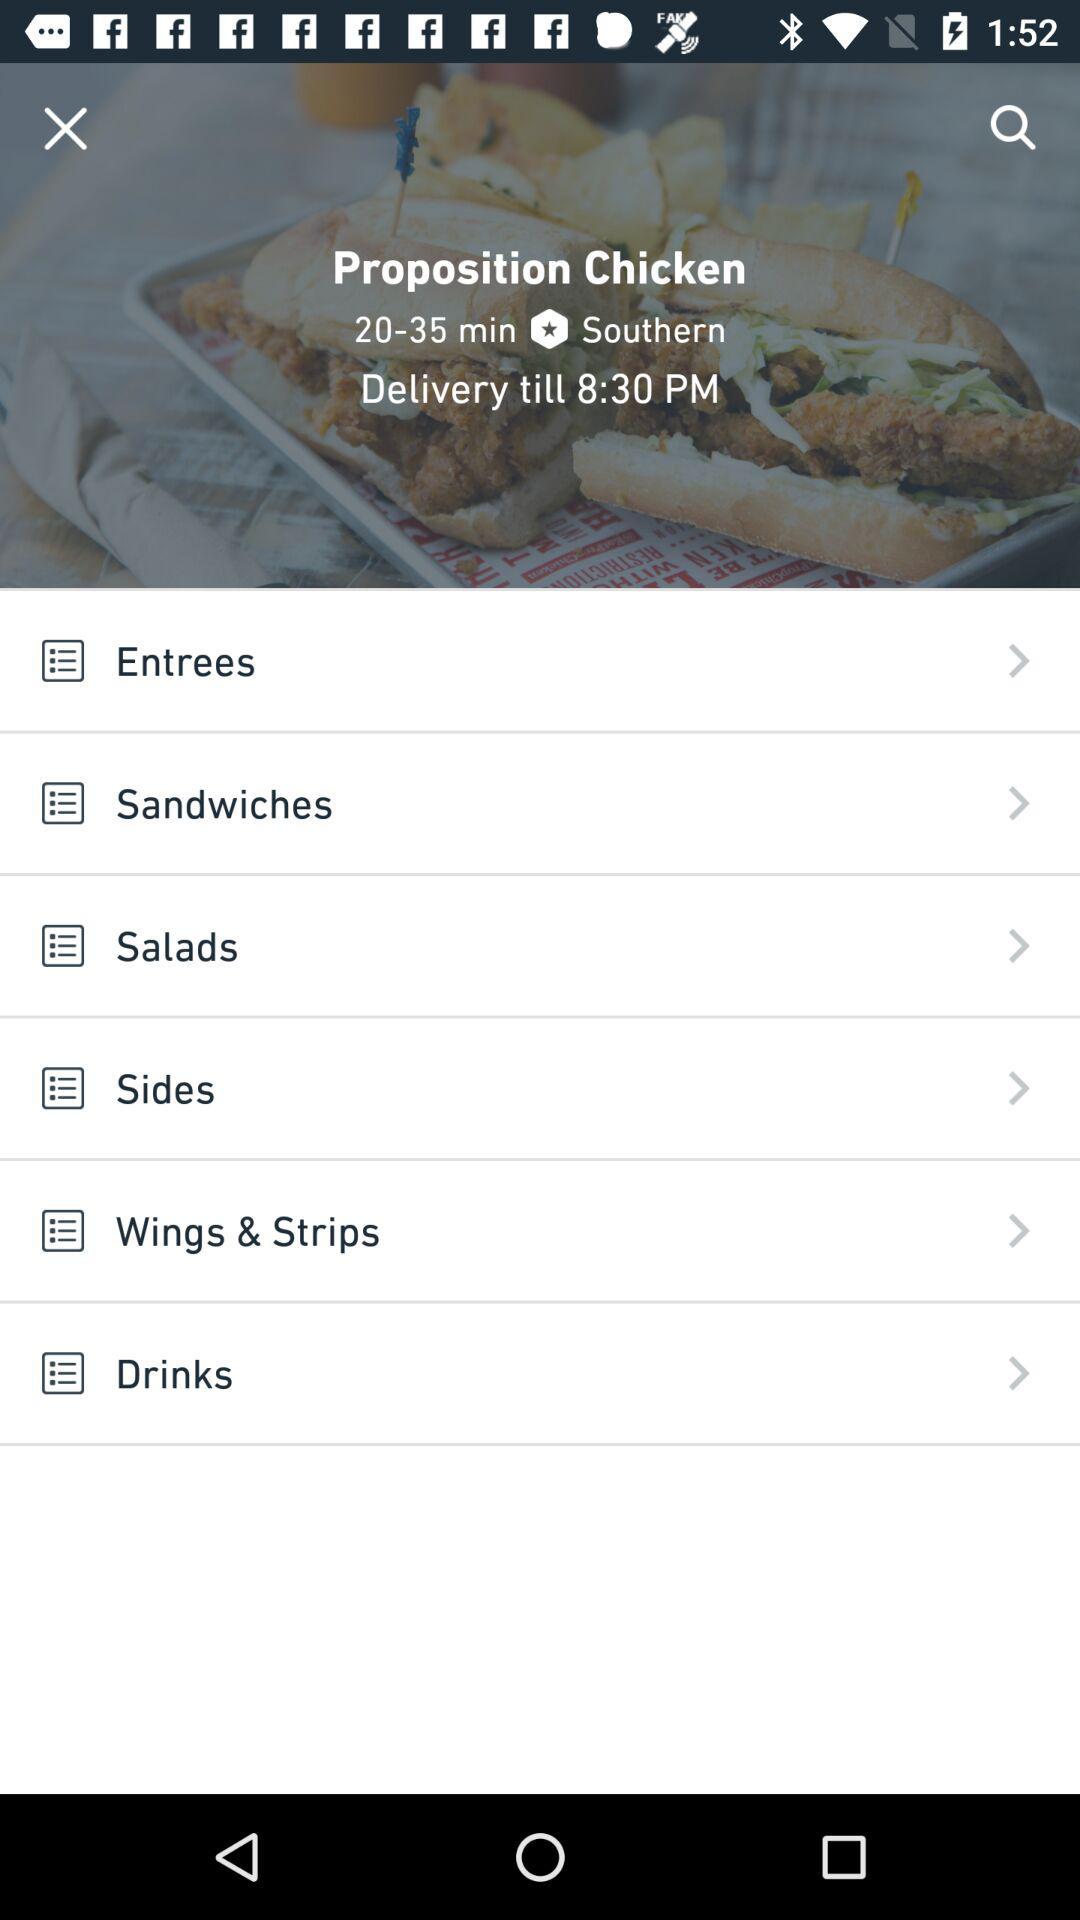 This screenshot has height=1920, width=1080. What do you see at coordinates (1014, 127) in the screenshot?
I see `search icon` at bounding box center [1014, 127].